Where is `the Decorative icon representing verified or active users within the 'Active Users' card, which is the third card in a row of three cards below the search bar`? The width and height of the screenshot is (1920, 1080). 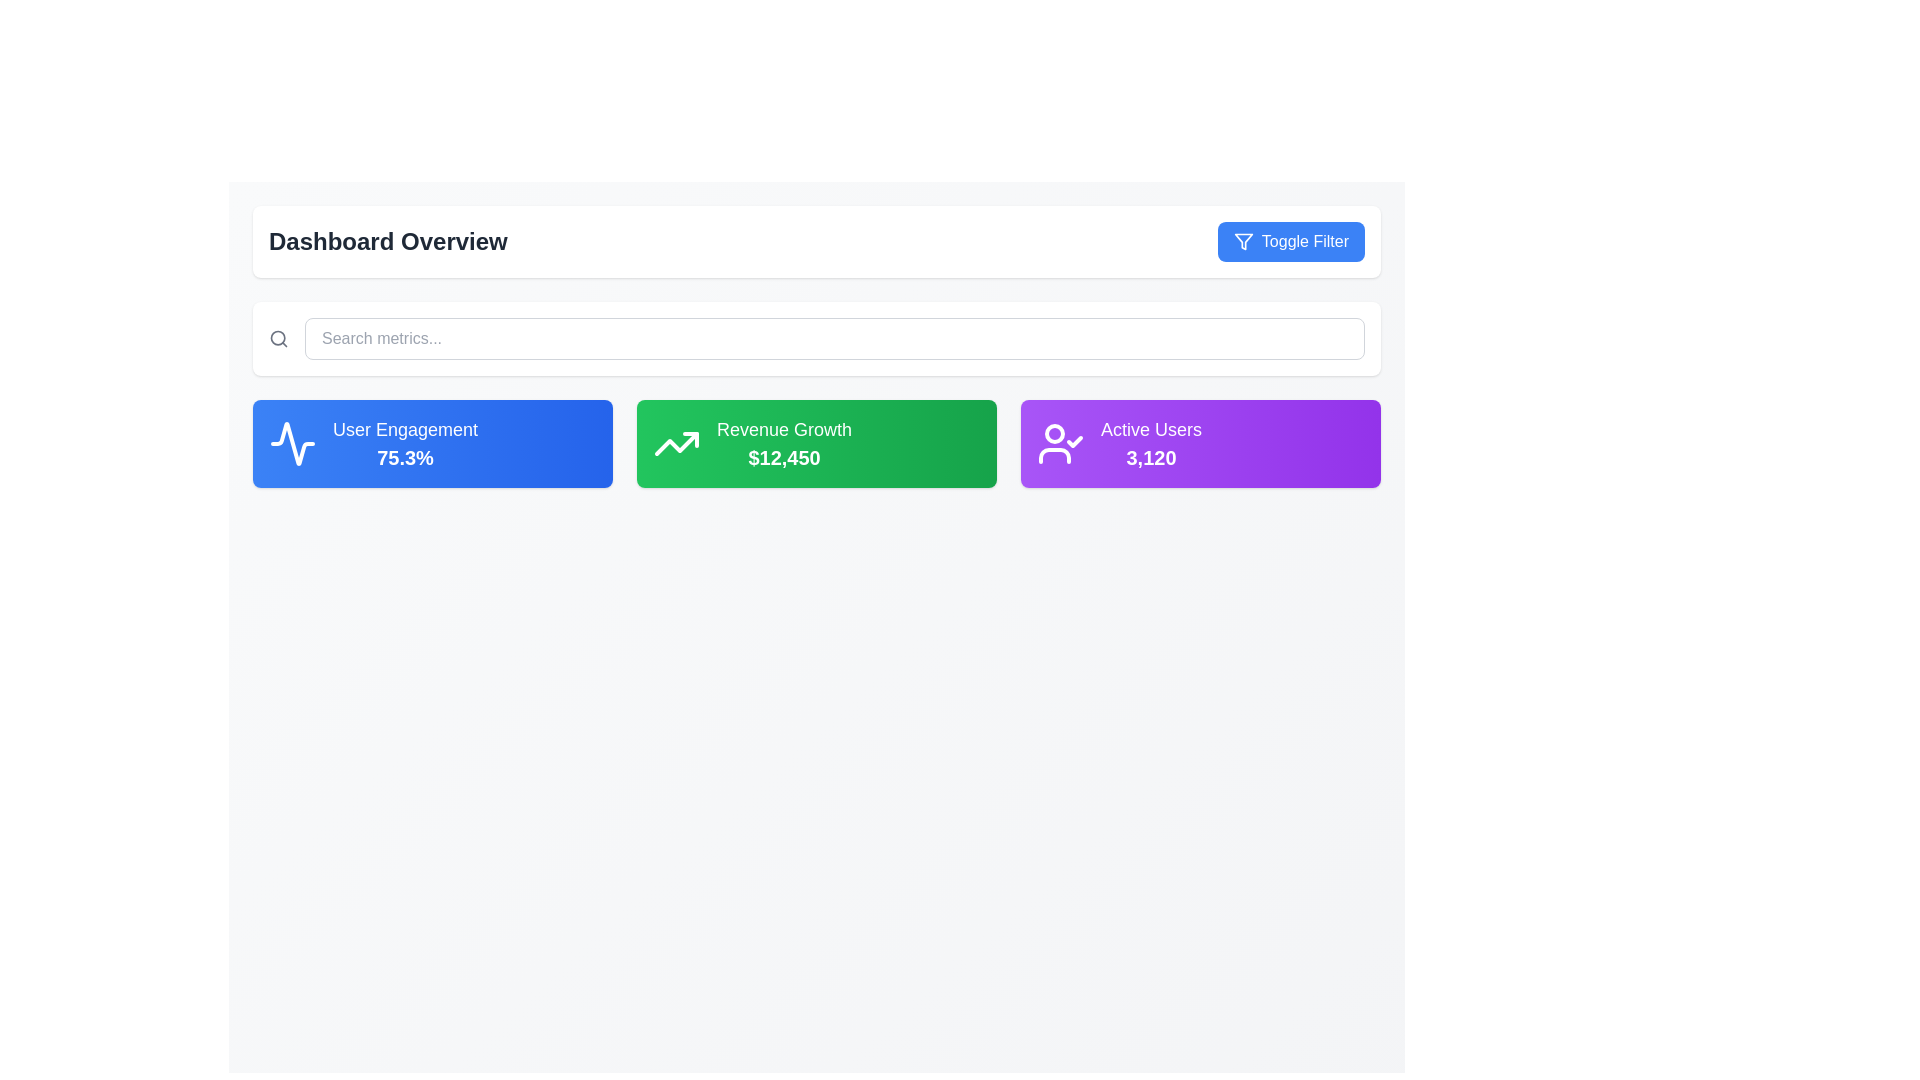 the Decorative icon representing verified or active users within the 'Active Users' card, which is the third card in a row of three cards below the search bar is located at coordinates (1059, 442).